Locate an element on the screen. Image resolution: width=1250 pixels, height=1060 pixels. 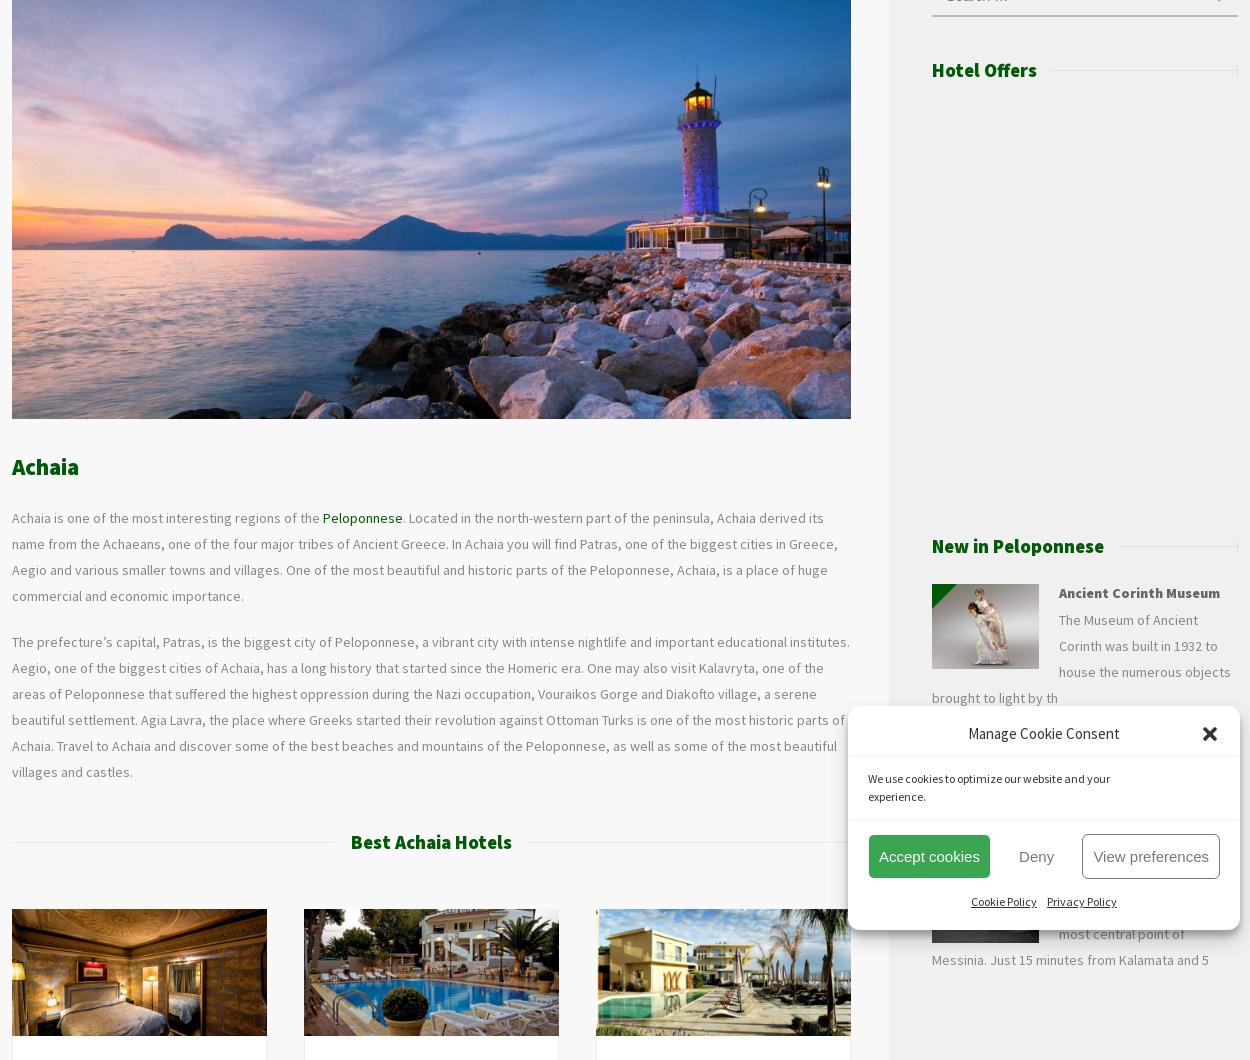
'Poseidonos 1, Kamínia, 25002, Greece' is located at coordinates (464, 1026).